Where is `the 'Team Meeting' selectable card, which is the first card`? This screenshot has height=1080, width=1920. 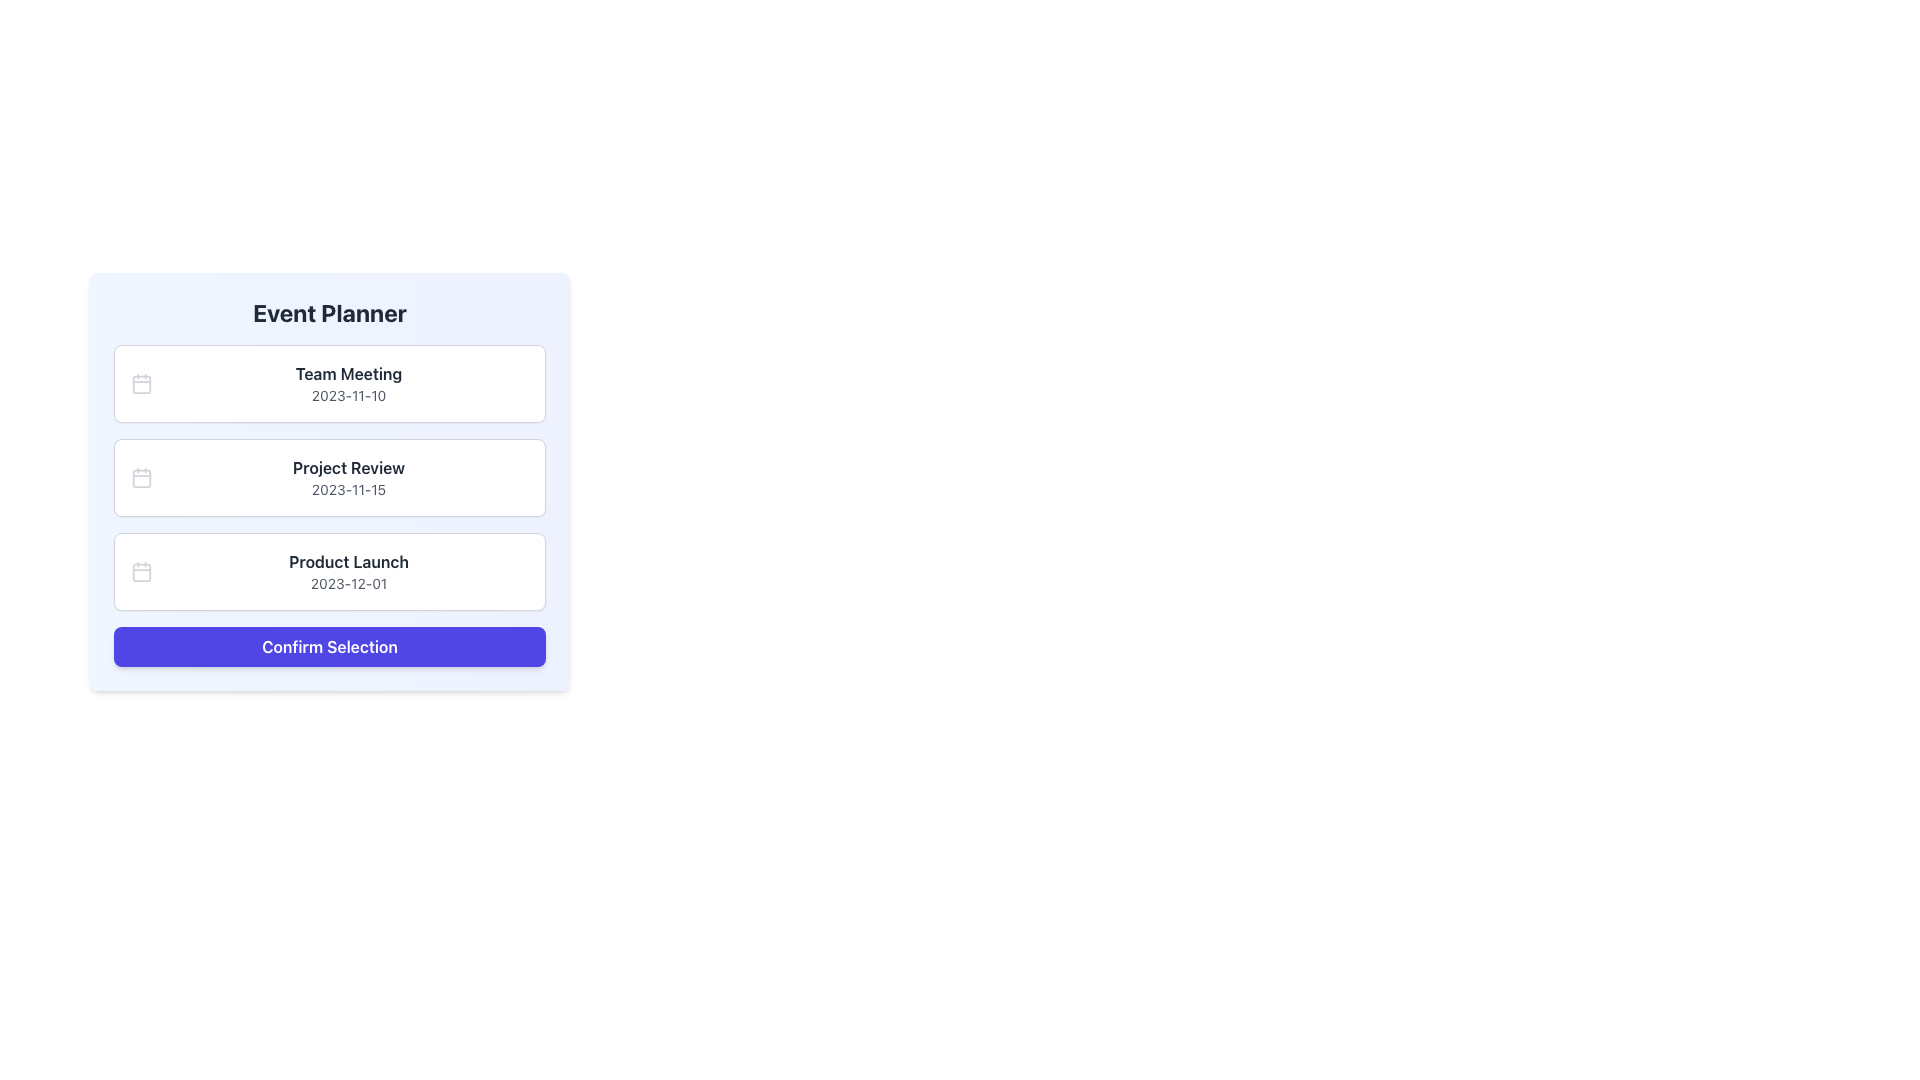
the 'Team Meeting' selectable card, which is the first card is located at coordinates (330, 384).